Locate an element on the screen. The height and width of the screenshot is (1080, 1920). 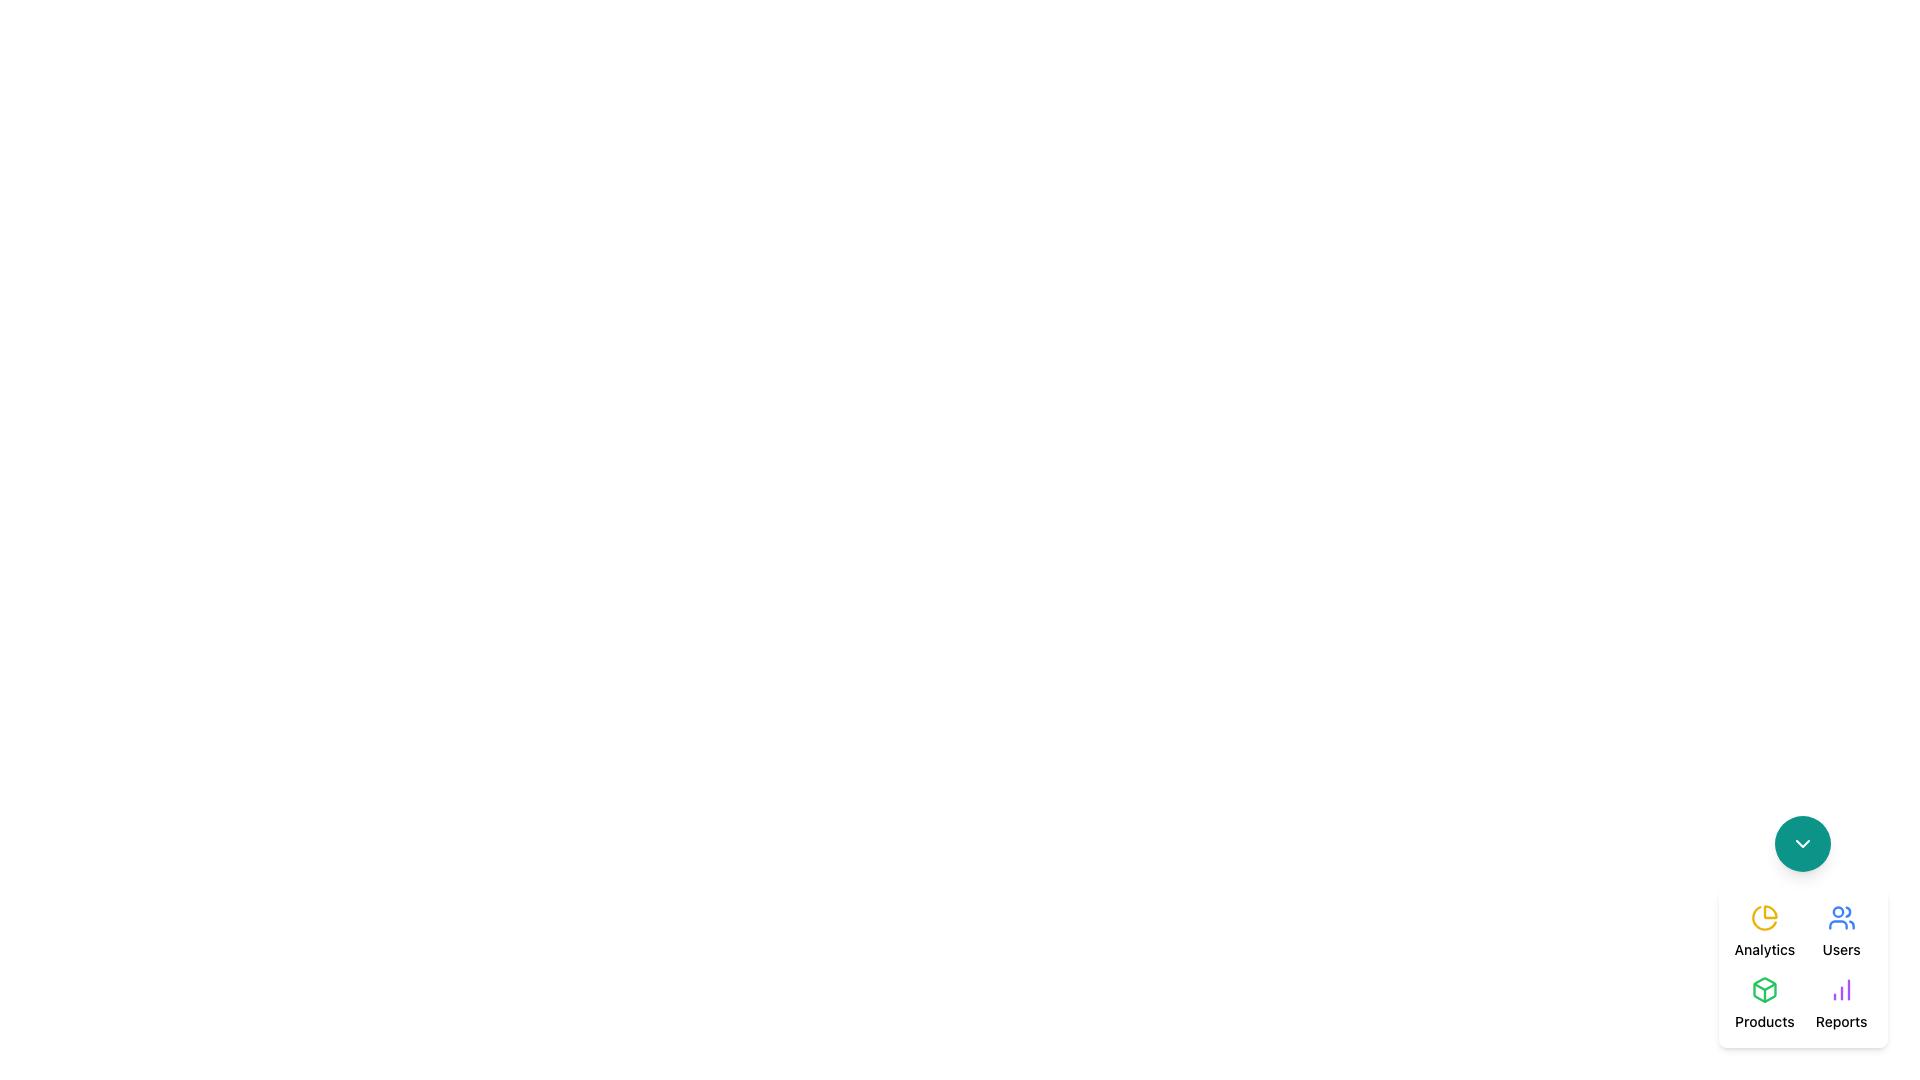
the blue icon representing a group of people, which is the top icon in the vertical group above the 'Users' label is located at coordinates (1840, 918).